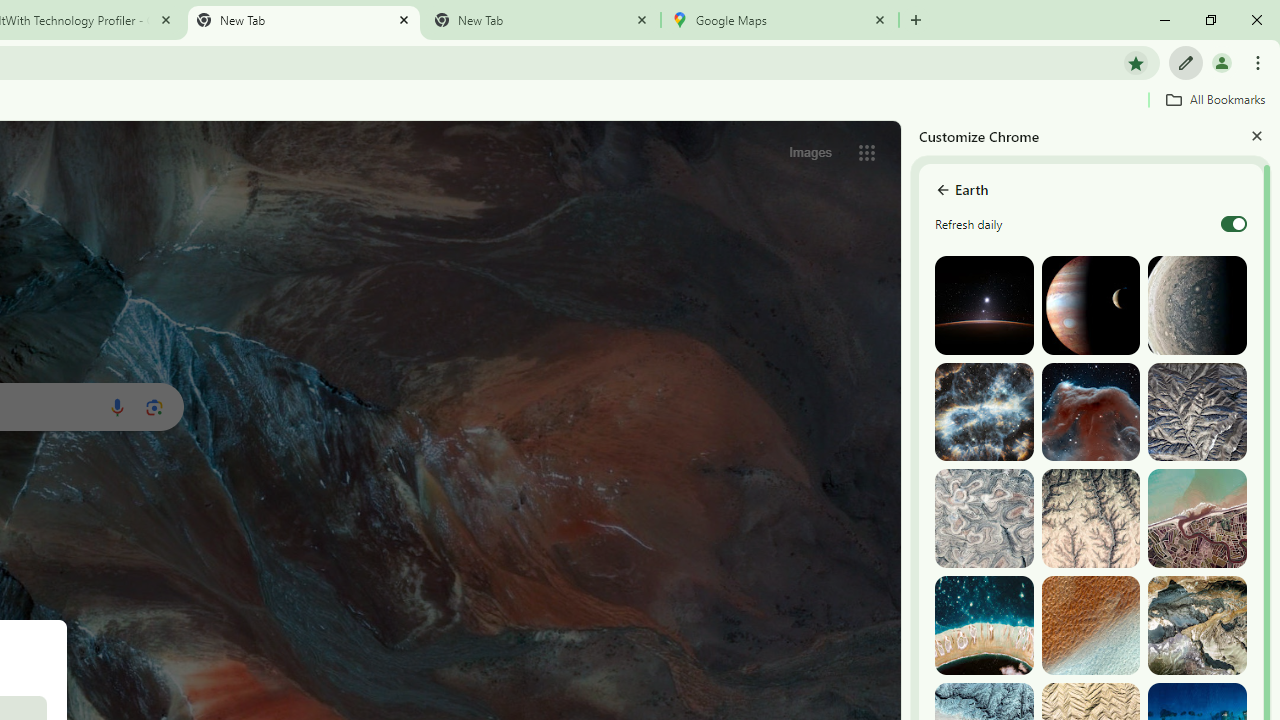 The image size is (1280, 720). I want to click on 'Google Maps', so click(778, 20).